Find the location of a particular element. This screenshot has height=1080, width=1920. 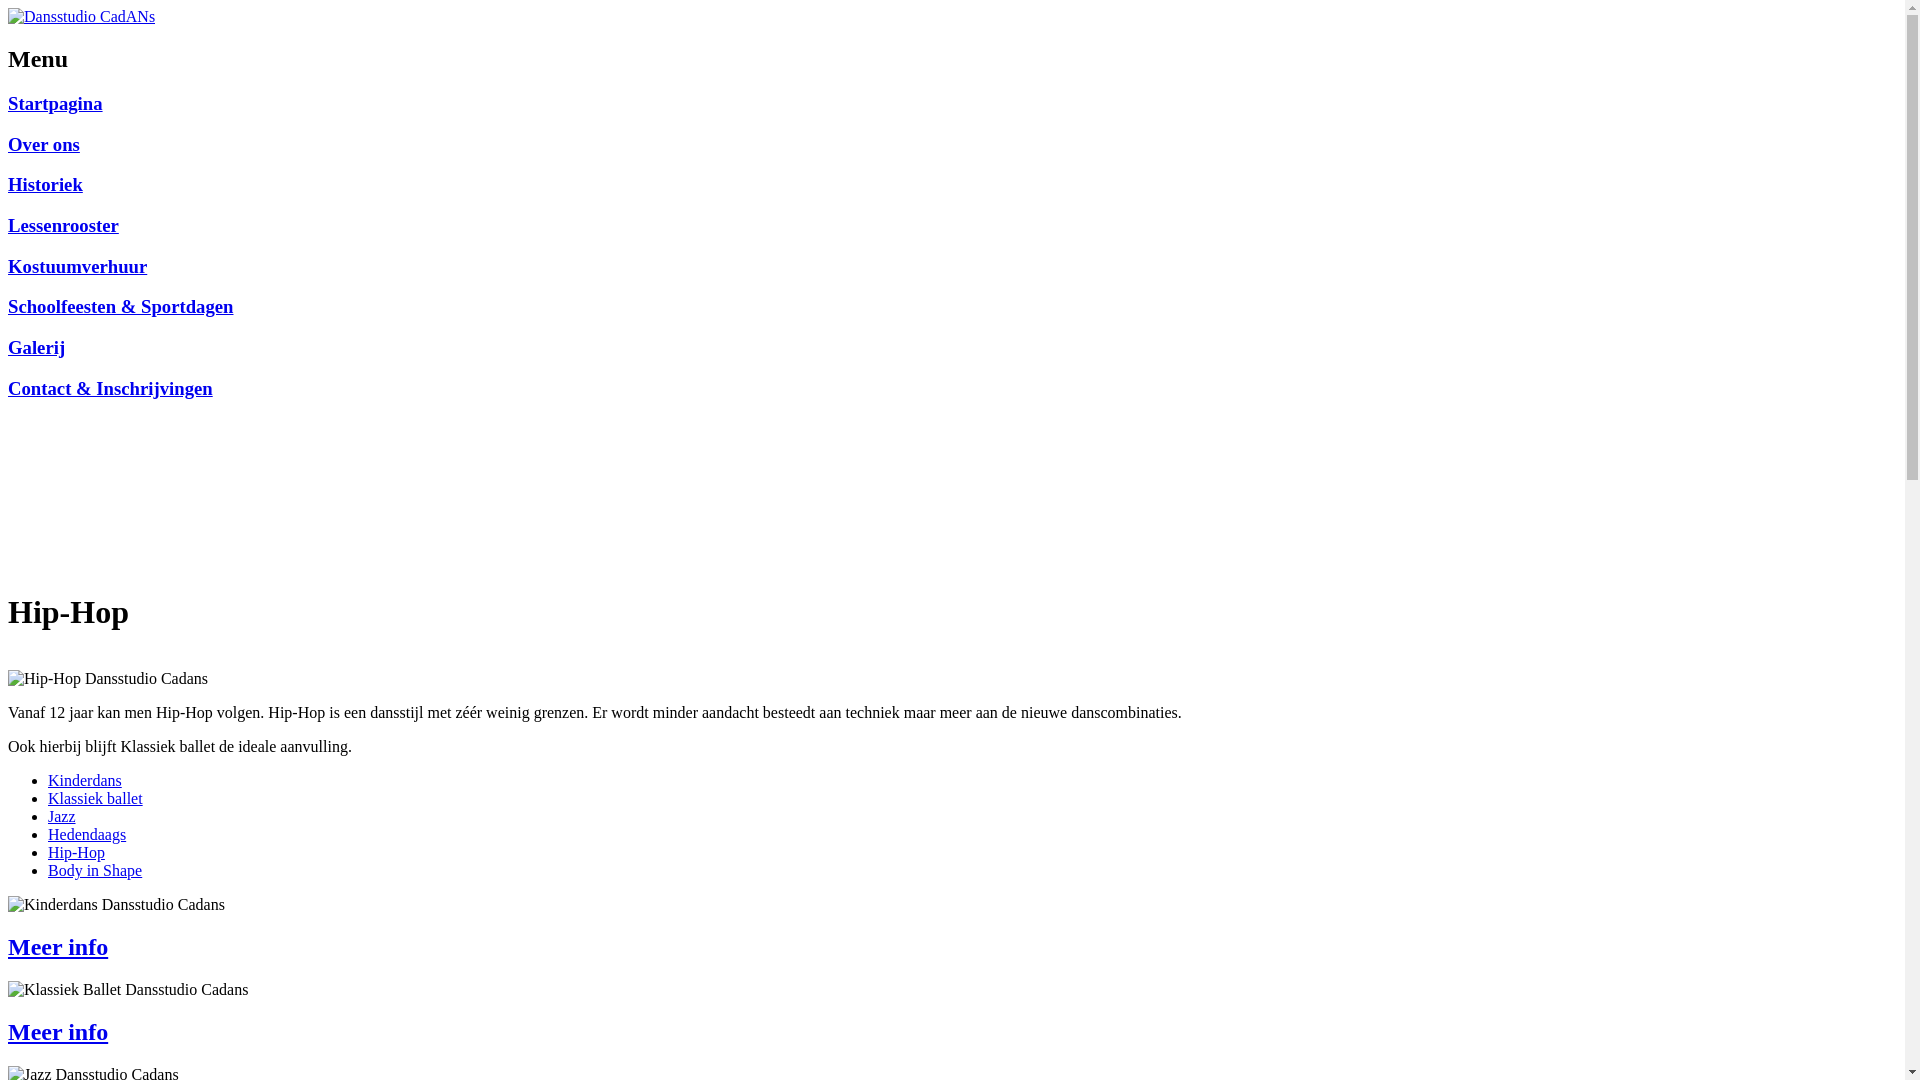

'Galerij' is located at coordinates (36, 346).